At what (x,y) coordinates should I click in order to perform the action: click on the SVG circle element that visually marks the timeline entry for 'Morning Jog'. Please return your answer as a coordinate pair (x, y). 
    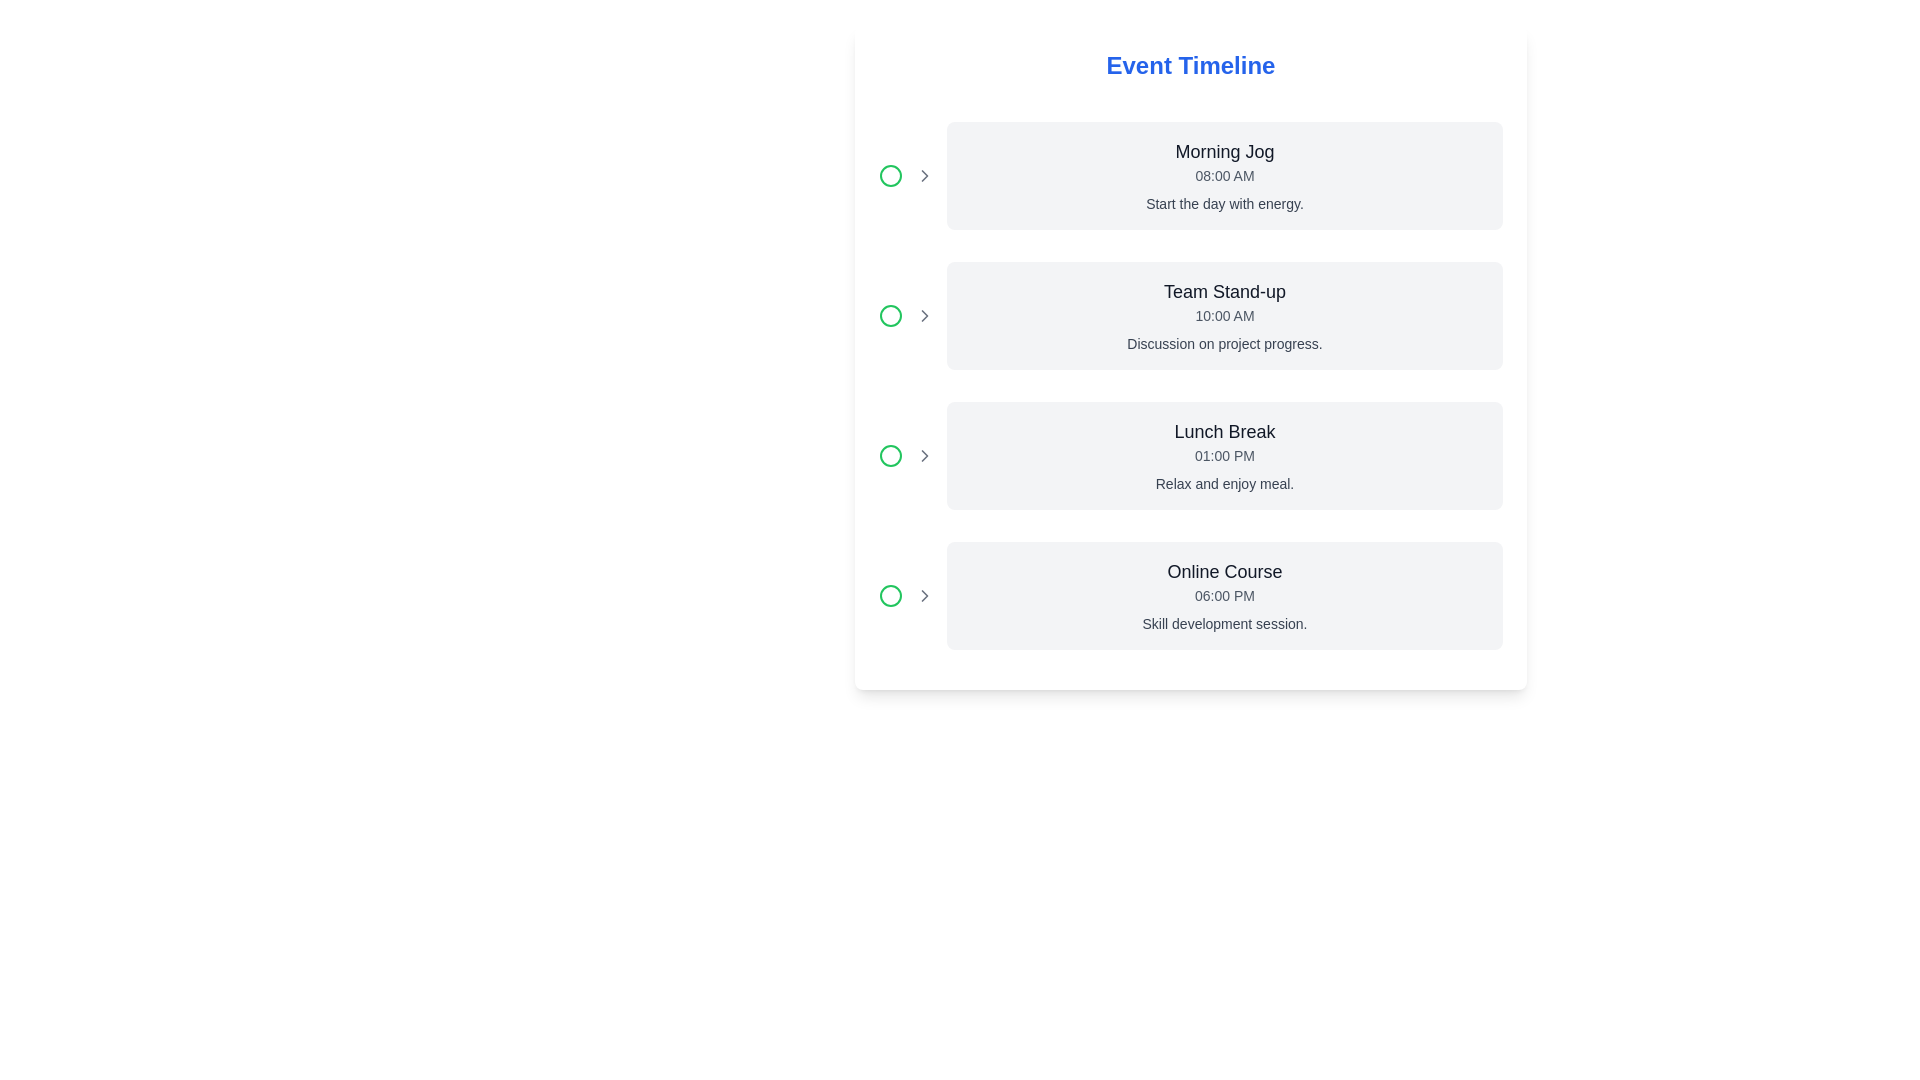
    Looking at the image, I should click on (890, 175).